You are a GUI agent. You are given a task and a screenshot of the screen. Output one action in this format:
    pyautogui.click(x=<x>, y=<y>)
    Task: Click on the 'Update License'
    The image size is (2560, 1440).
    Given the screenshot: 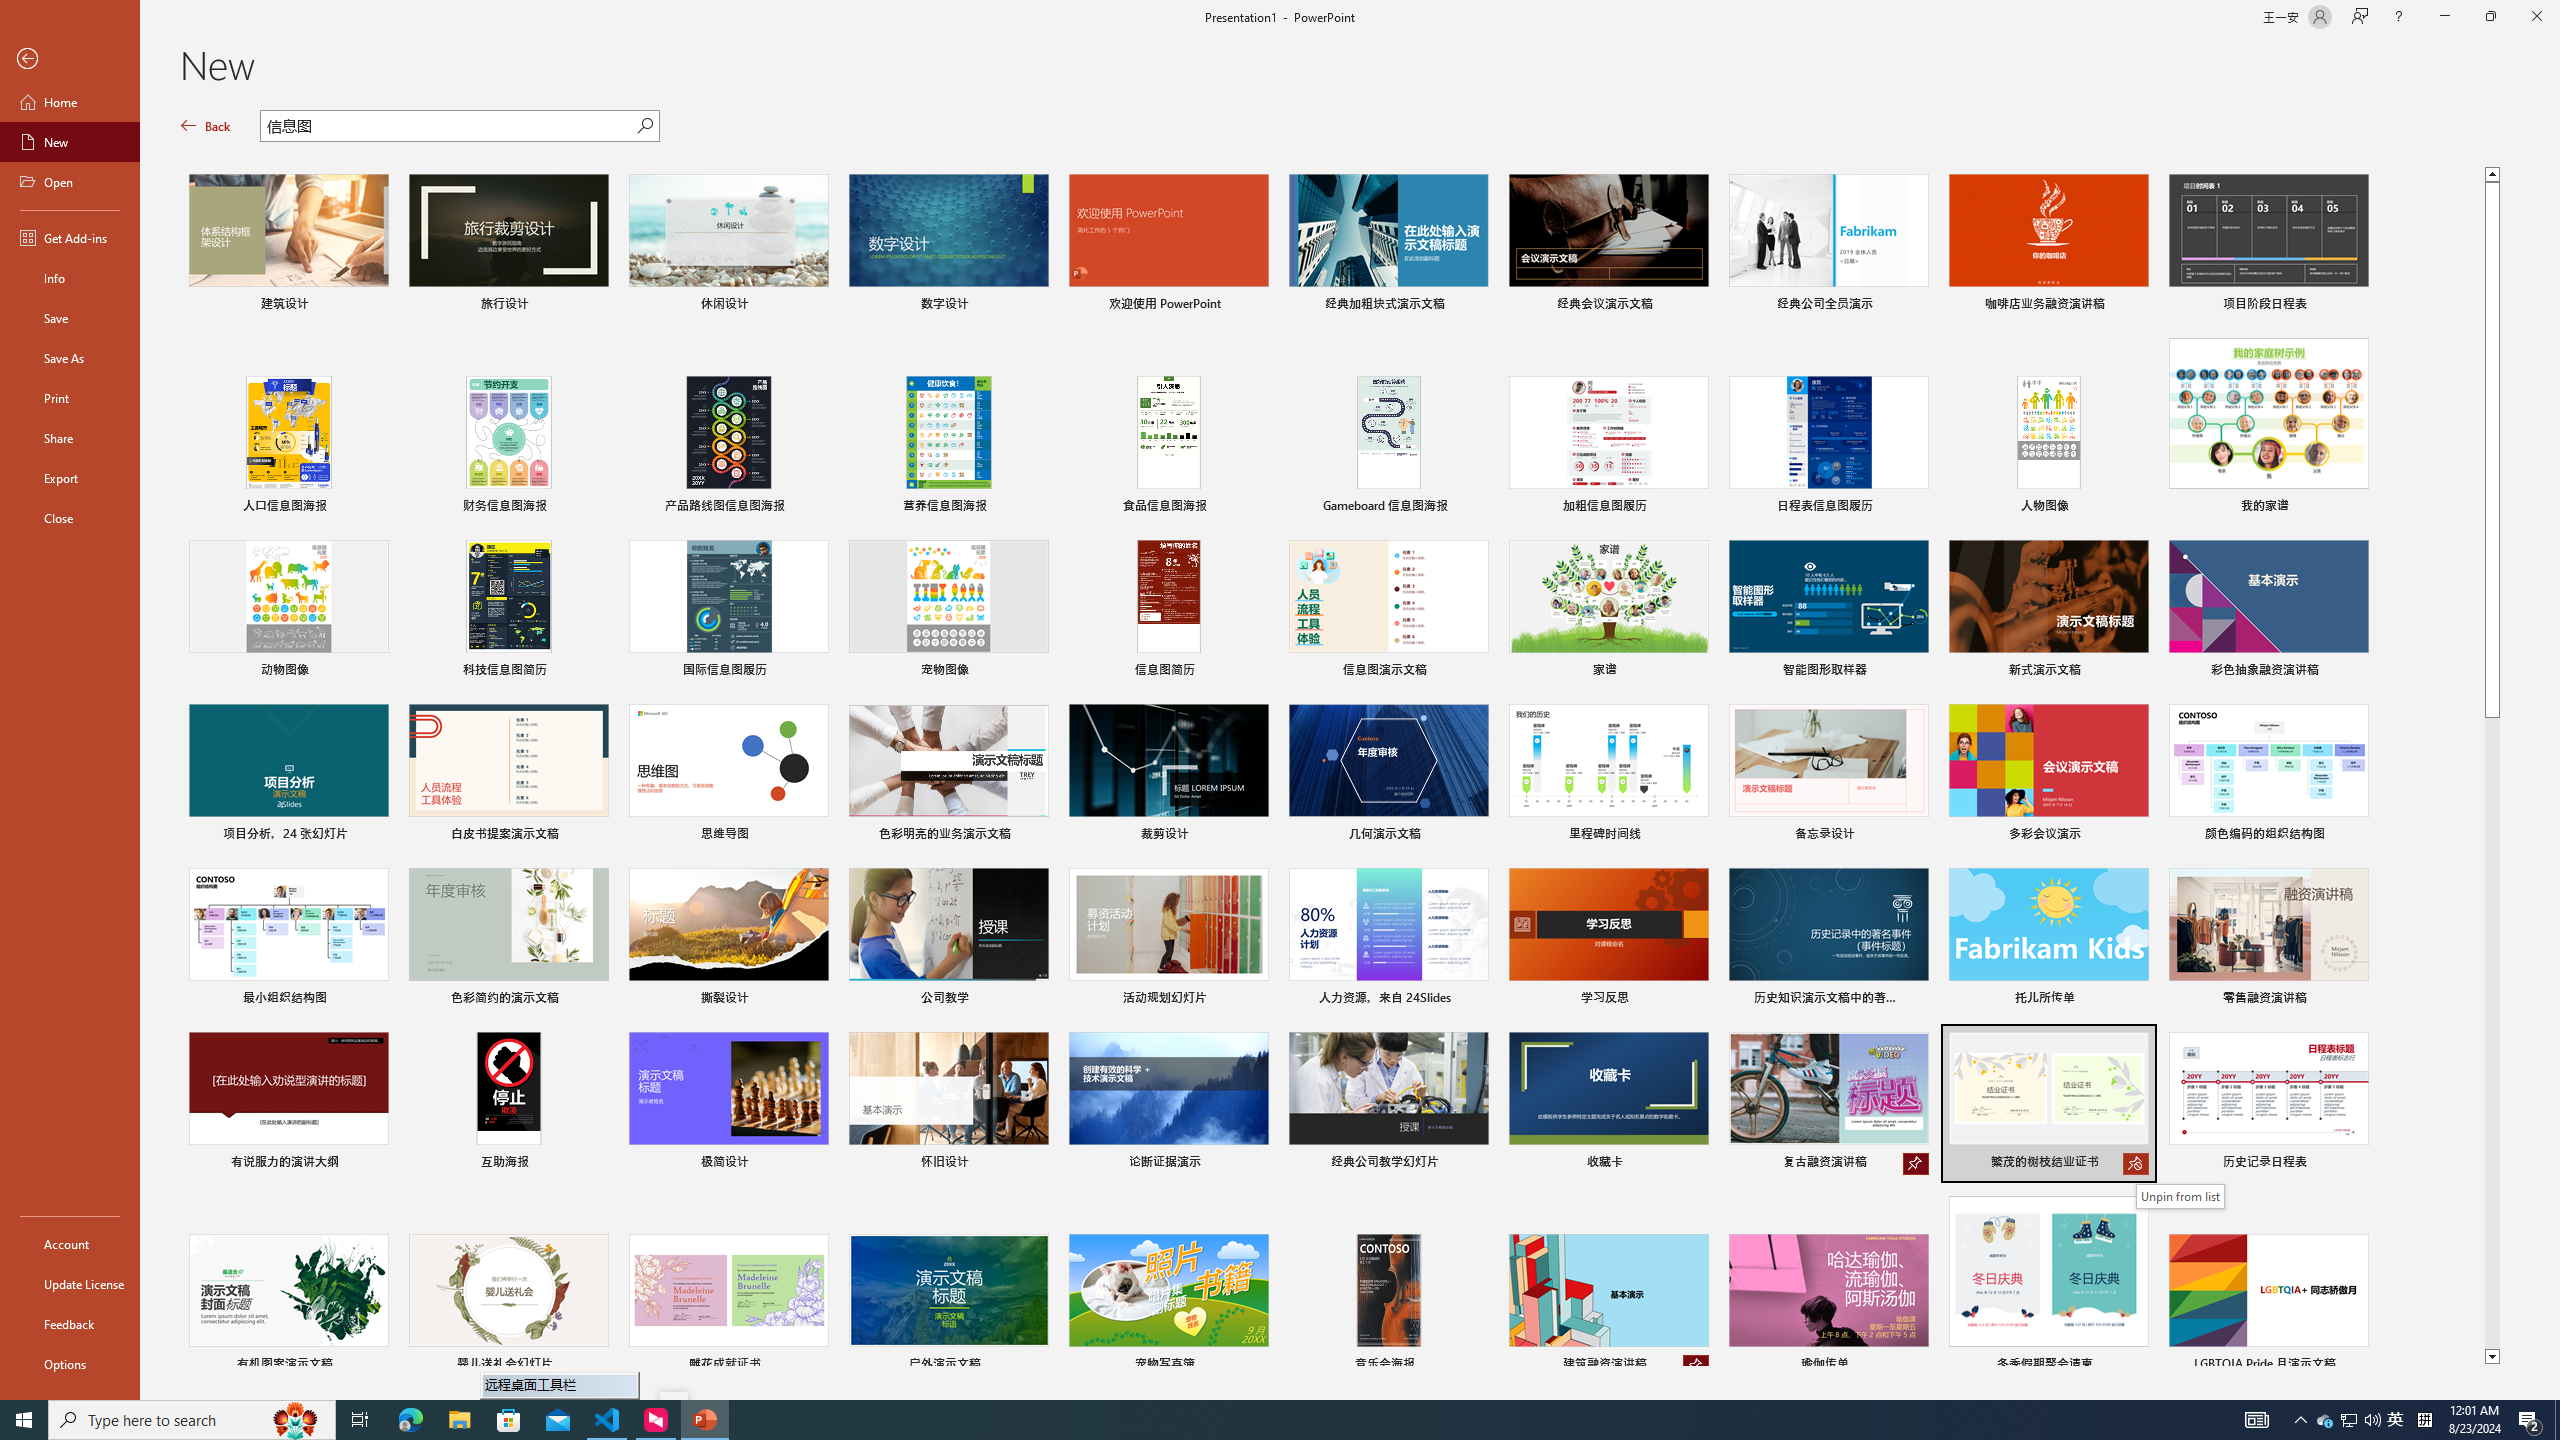 What is the action you would take?
    pyautogui.click(x=69, y=1283)
    